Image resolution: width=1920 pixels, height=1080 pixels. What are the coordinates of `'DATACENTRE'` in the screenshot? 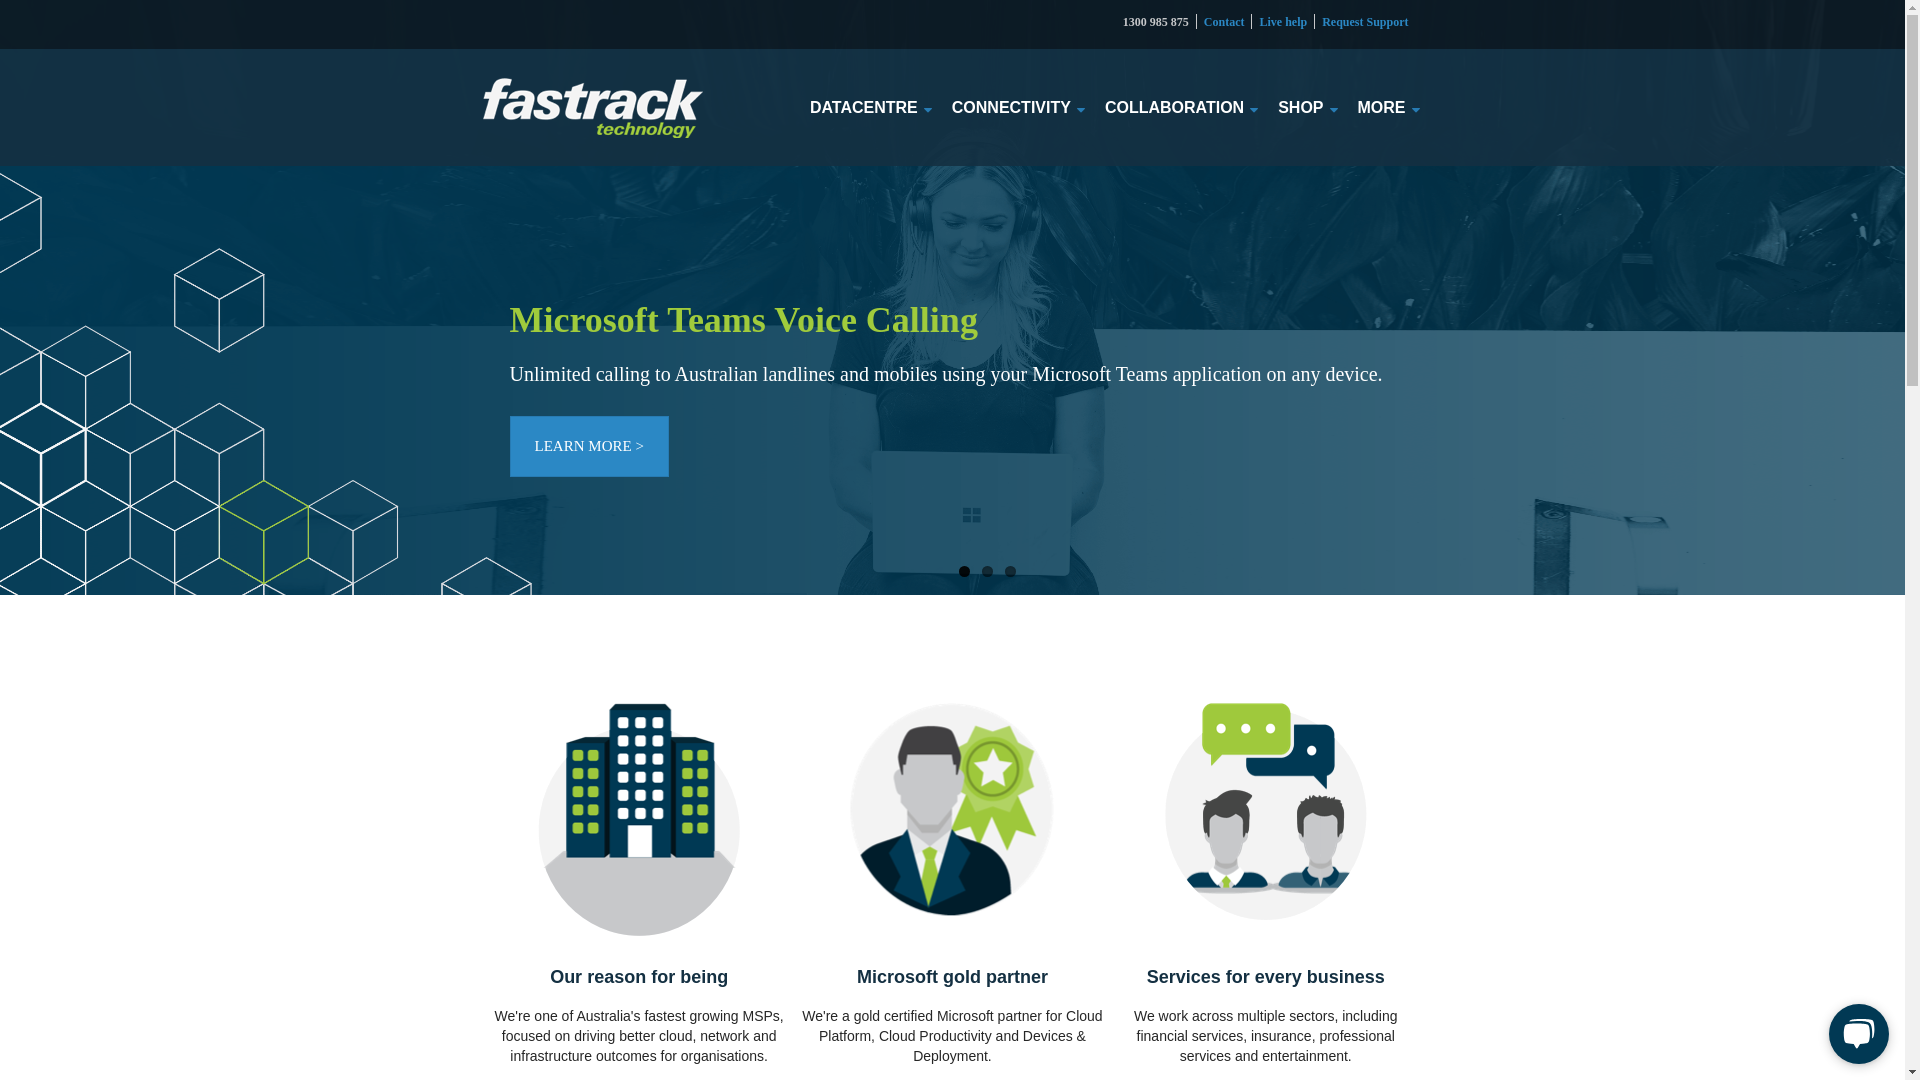 It's located at (864, 107).